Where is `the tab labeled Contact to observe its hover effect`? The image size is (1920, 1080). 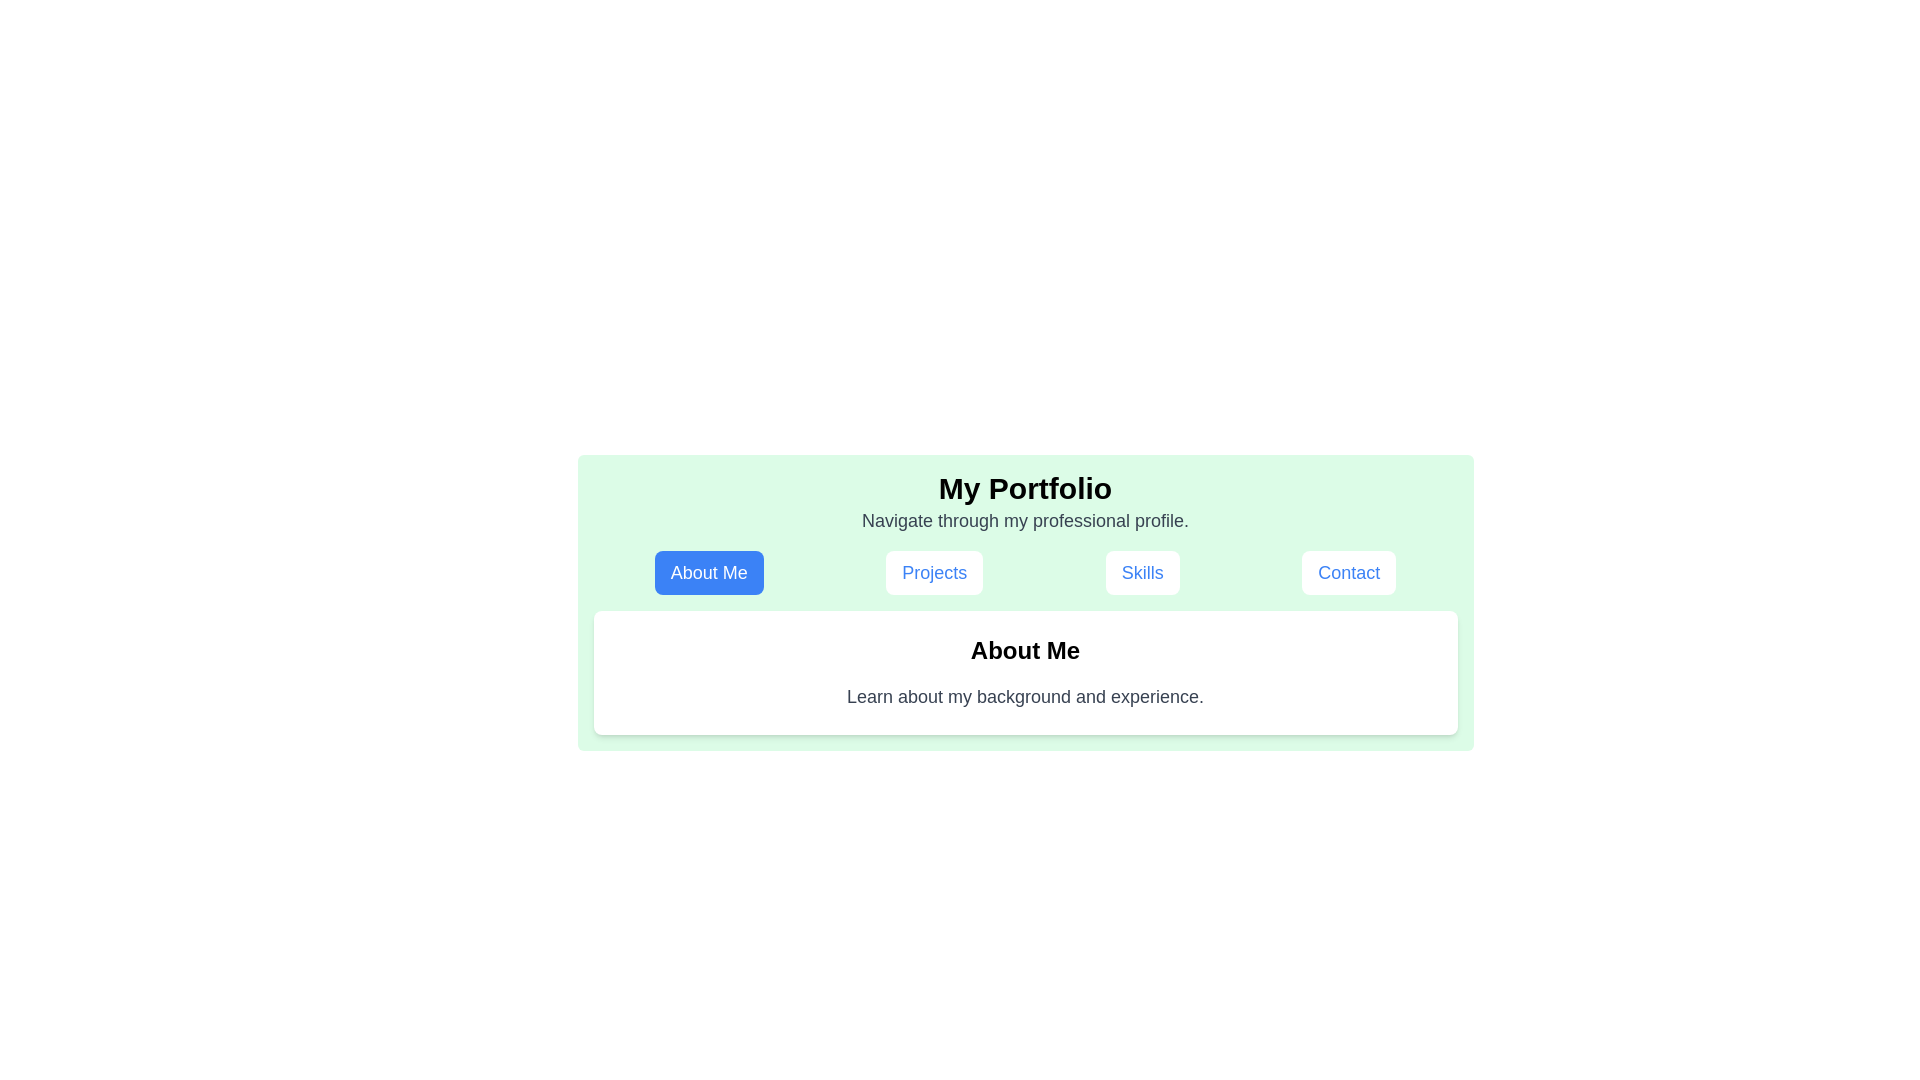 the tab labeled Contact to observe its hover effect is located at coordinates (1349, 573).